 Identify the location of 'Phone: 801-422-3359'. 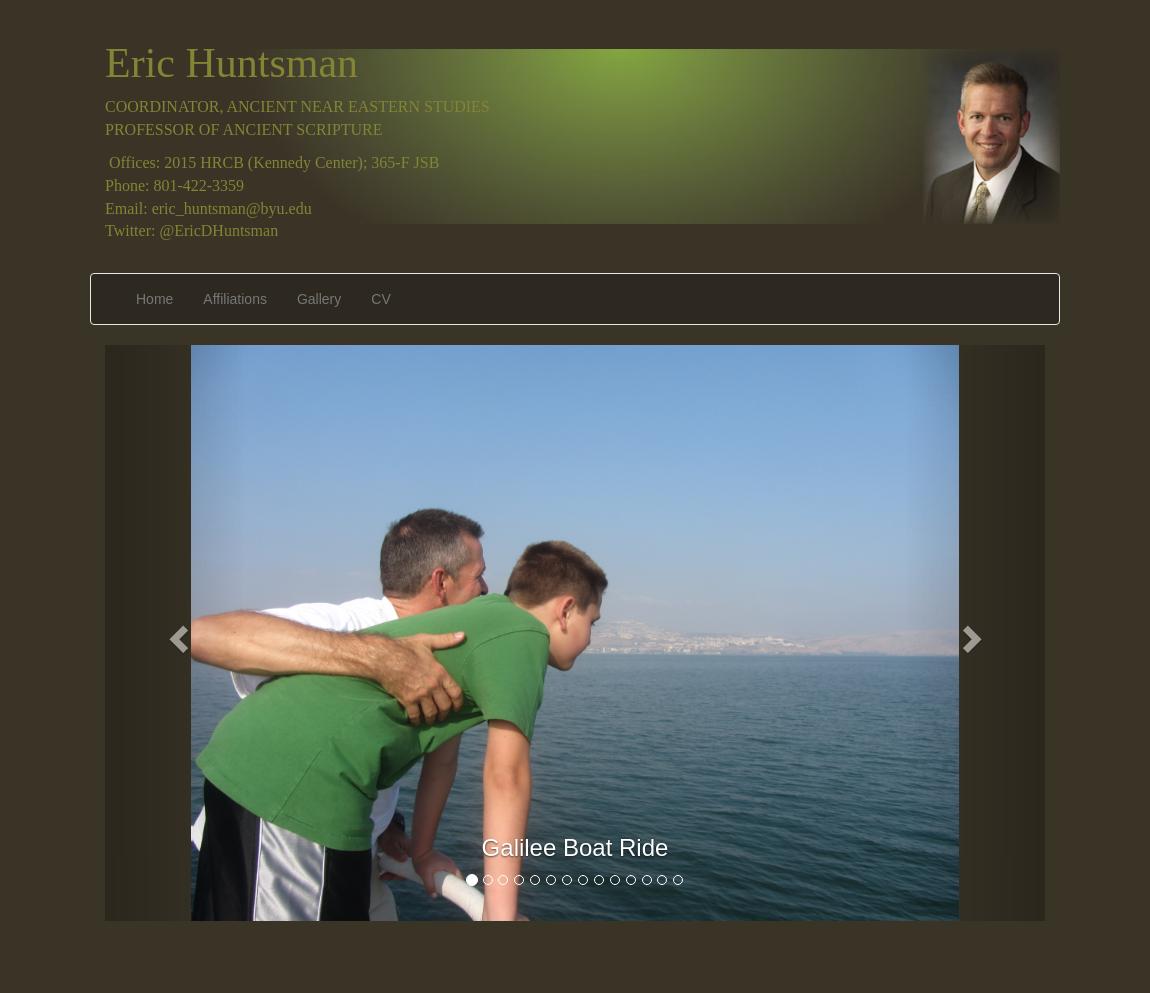
(173, 183).